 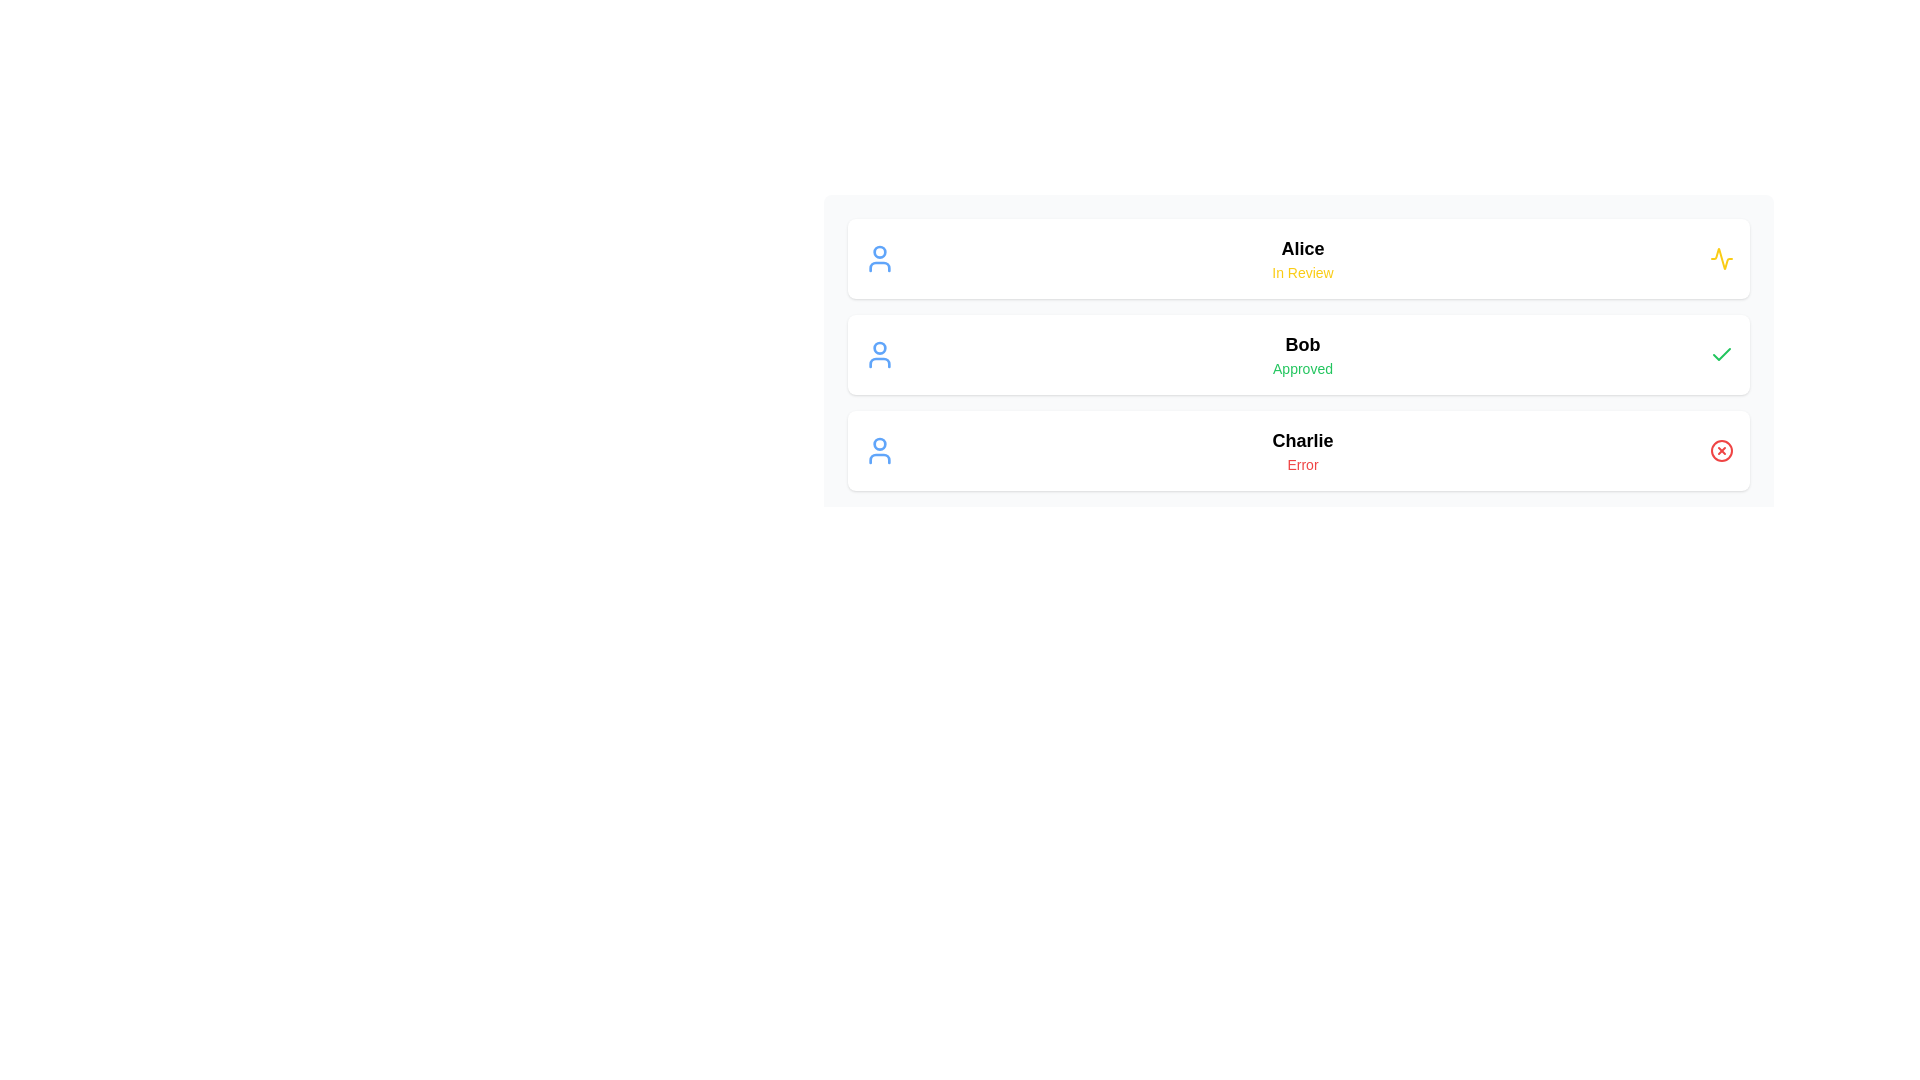 I want to click on the text display area containing 'Bob' in bold black font and 'Approved' in green, located in the central column of the second row of a vertically stacked list, so click(x=1302, y=353).